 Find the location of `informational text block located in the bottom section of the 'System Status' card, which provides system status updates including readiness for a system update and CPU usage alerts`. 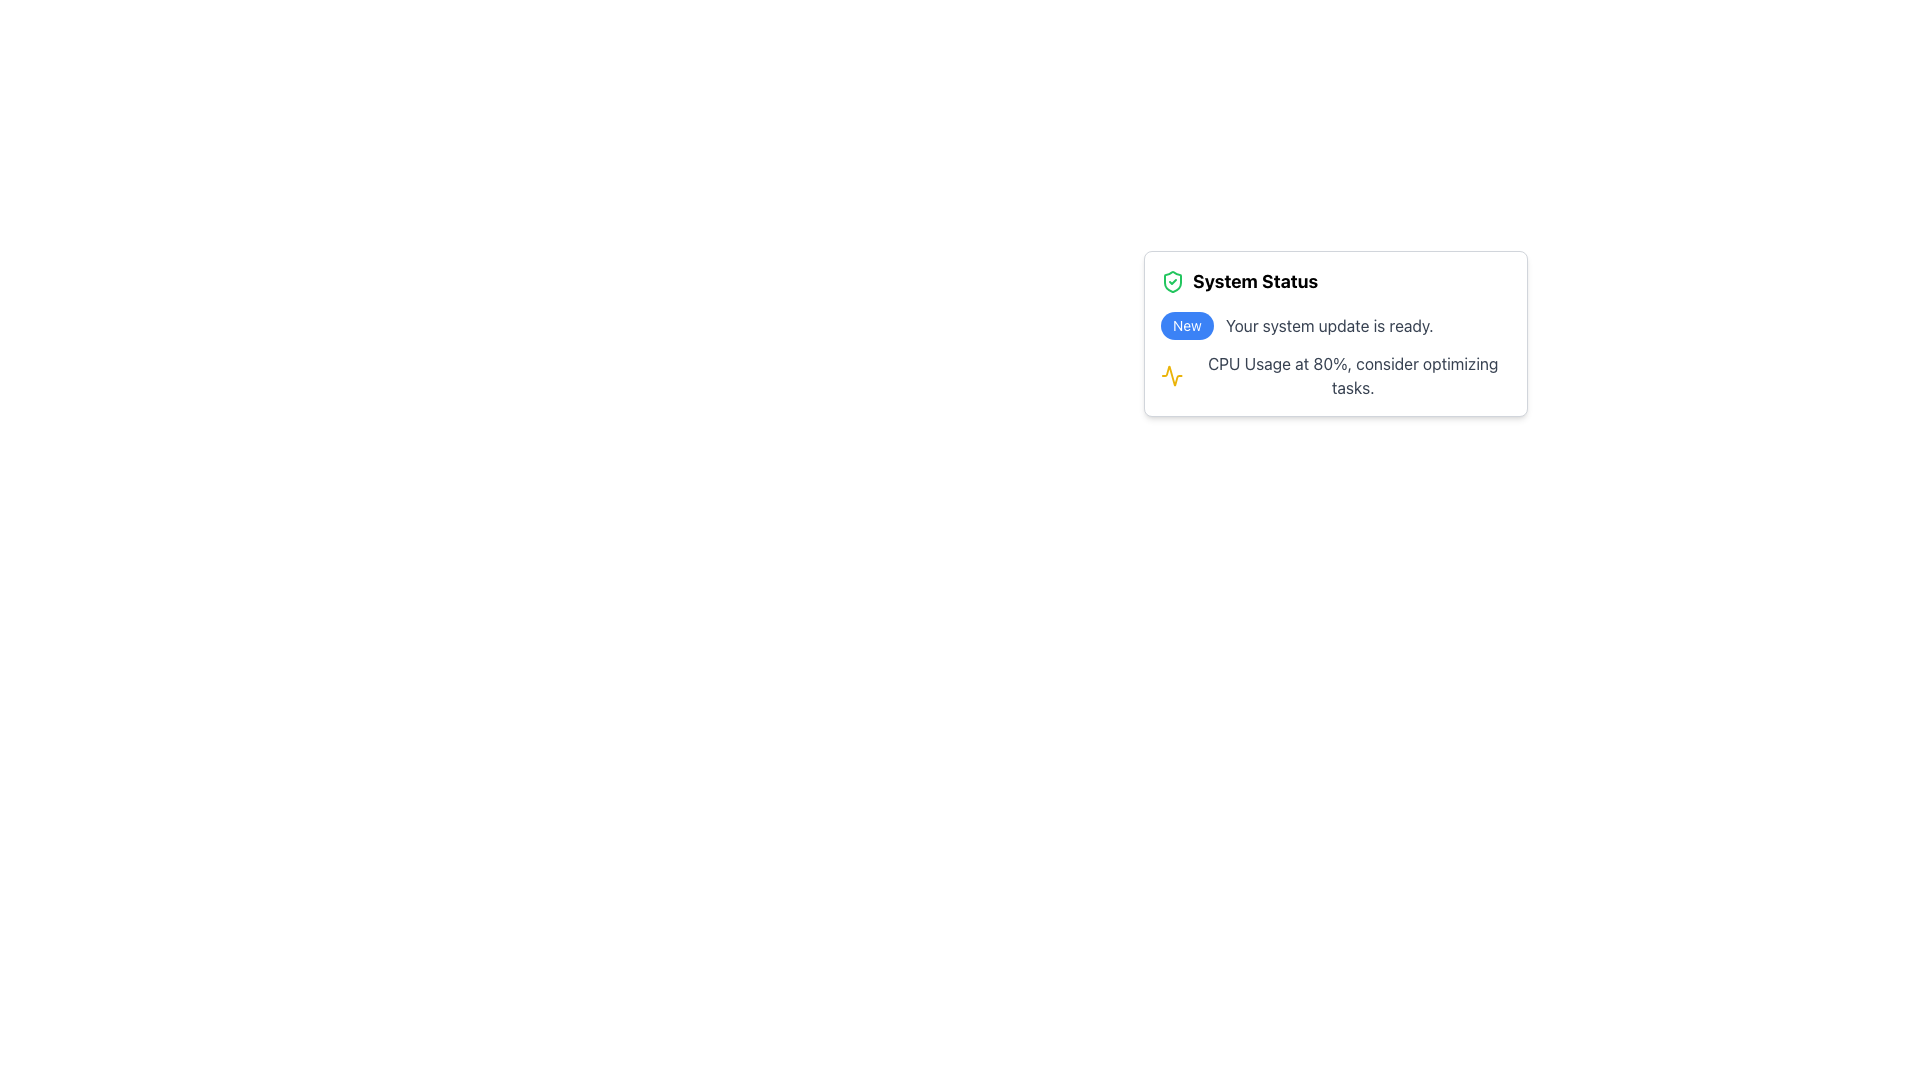

informational text block located in the bottom section of the 'System Status' card, which provides system status updates including readiness for a system update and CPU usage alerts is located at coordinates (1335, 354).